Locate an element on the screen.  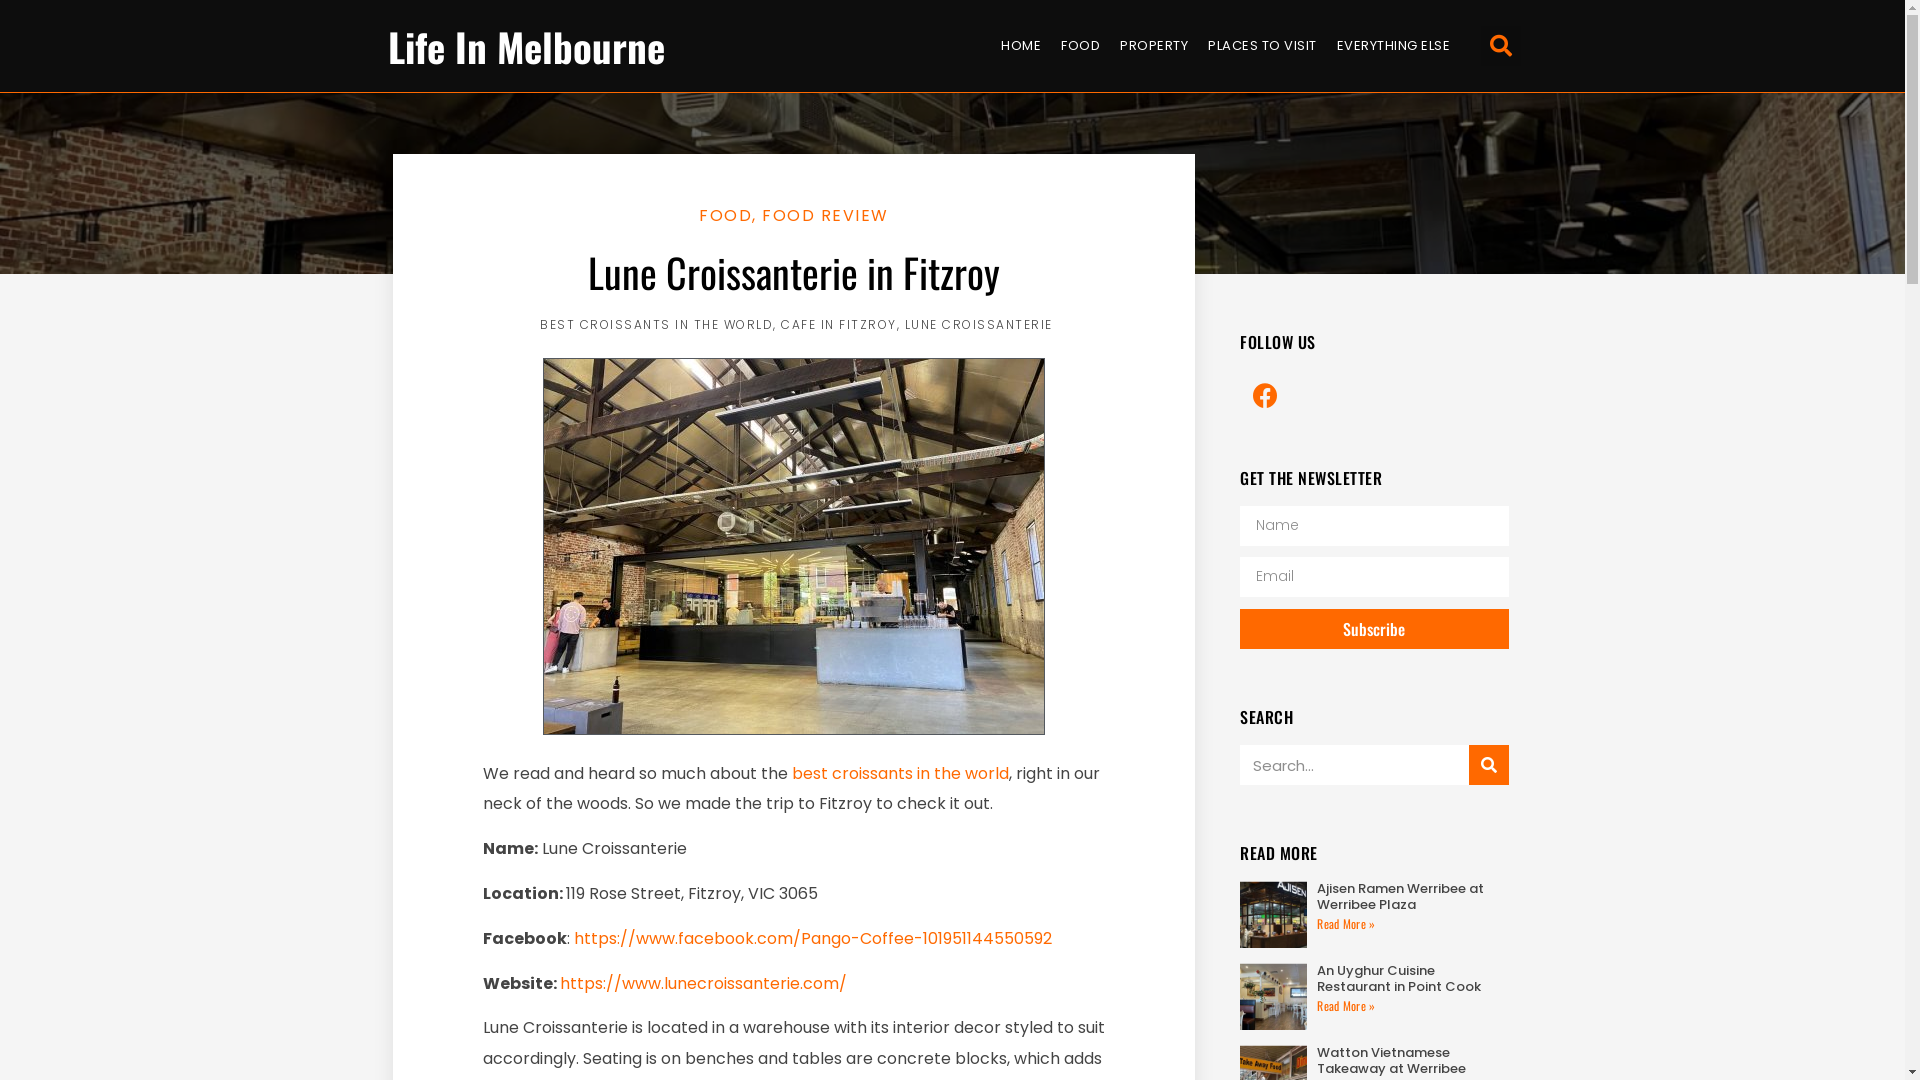
'PLACES TO VISIT' is located at coordinates (1261, 45).